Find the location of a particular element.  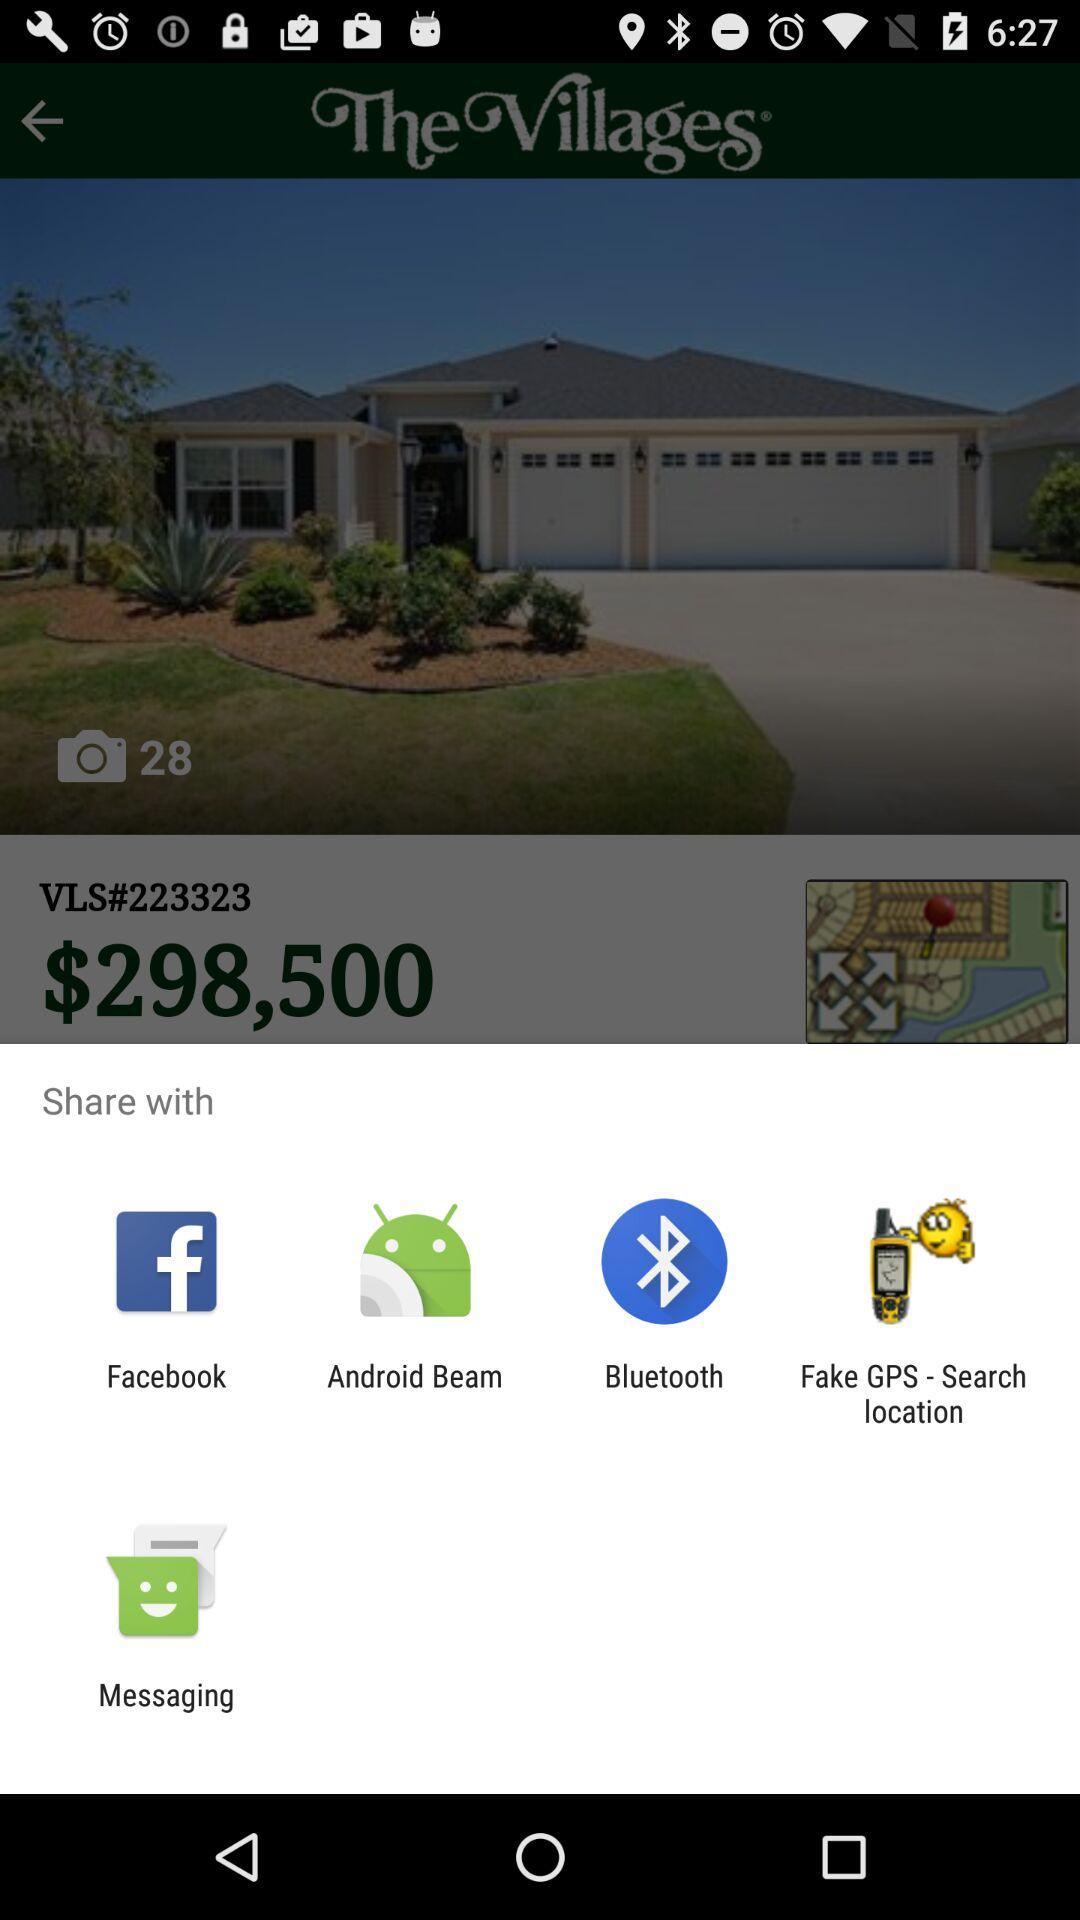

icon to the left of fake gps search is located at coordinates (664, 1392).